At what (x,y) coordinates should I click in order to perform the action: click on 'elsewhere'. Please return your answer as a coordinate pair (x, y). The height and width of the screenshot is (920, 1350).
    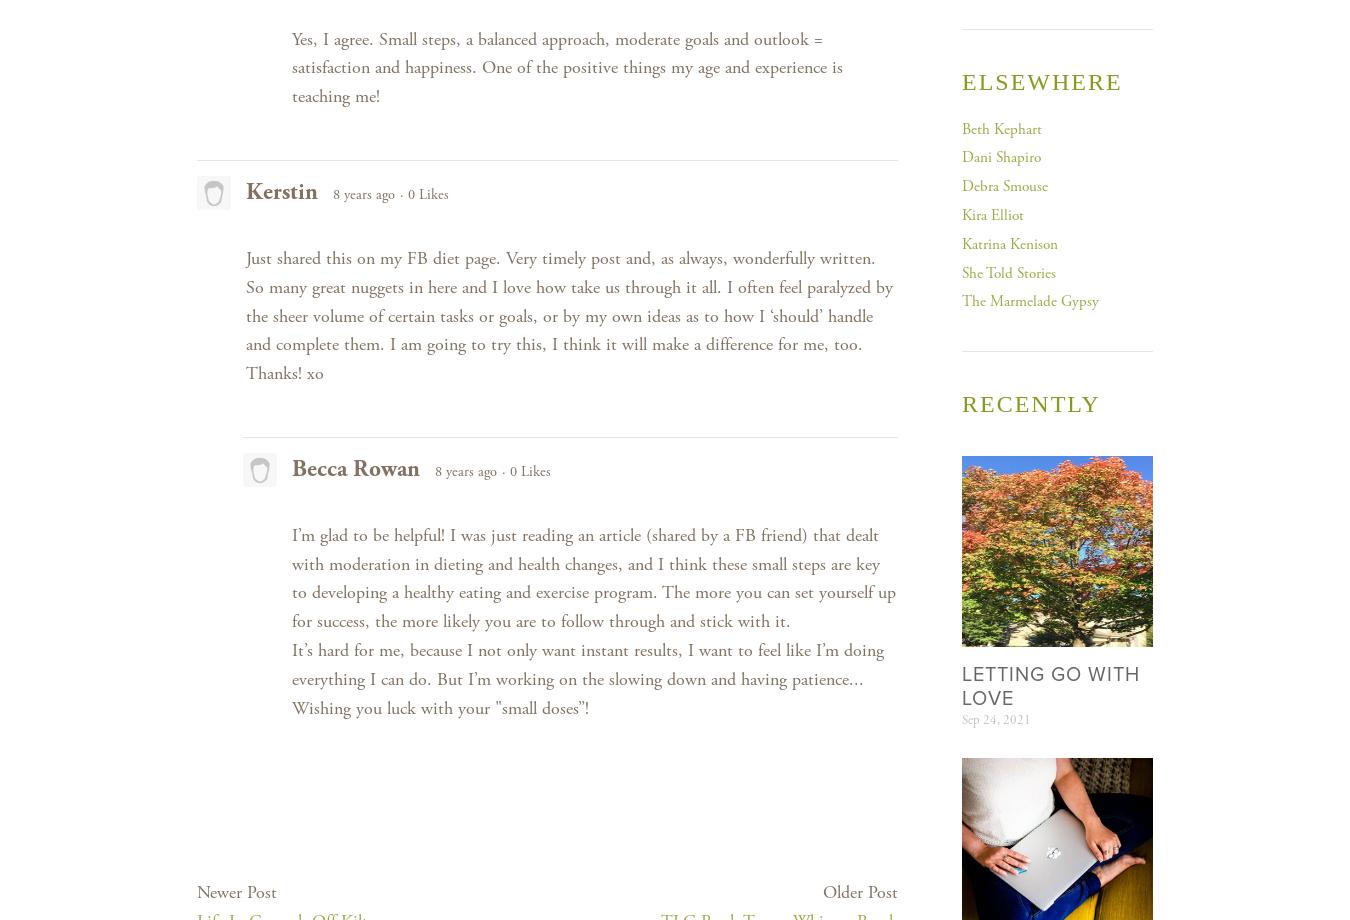
    Looking at the image, I should click on (1042, 81).